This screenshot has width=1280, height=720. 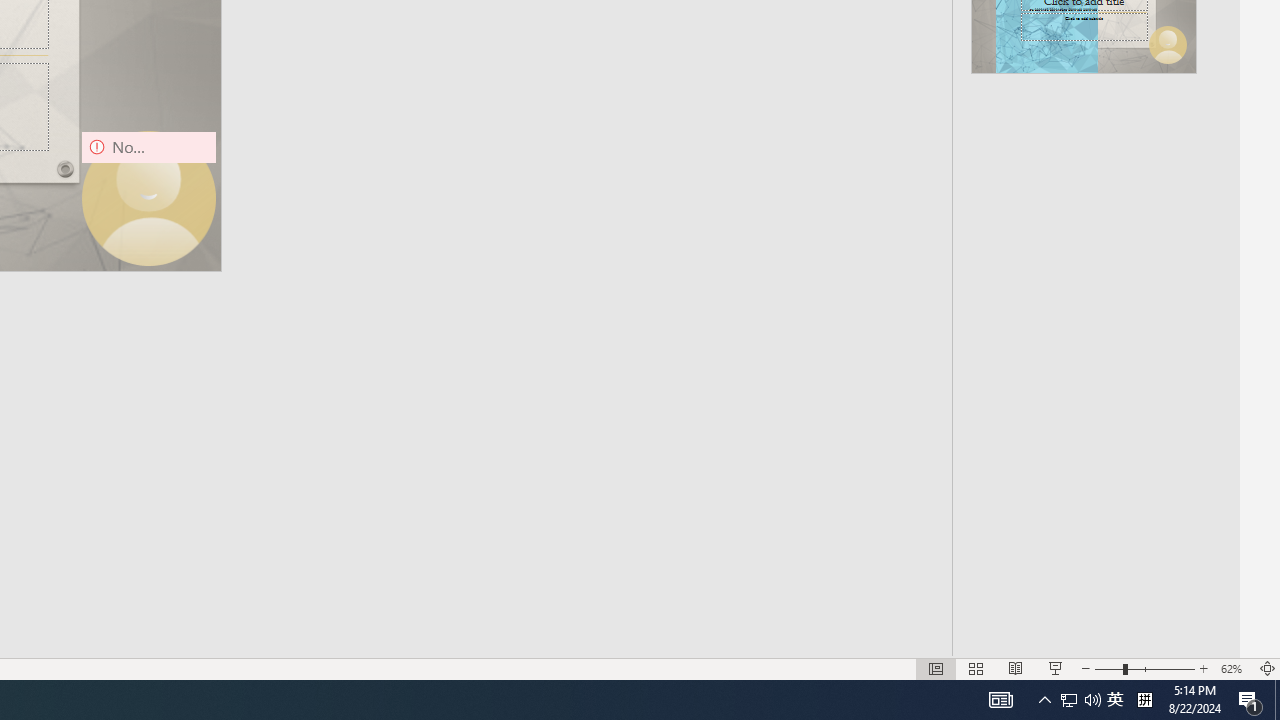 I want to click on 'Zoom 62%', so click(x=1233, y=669).